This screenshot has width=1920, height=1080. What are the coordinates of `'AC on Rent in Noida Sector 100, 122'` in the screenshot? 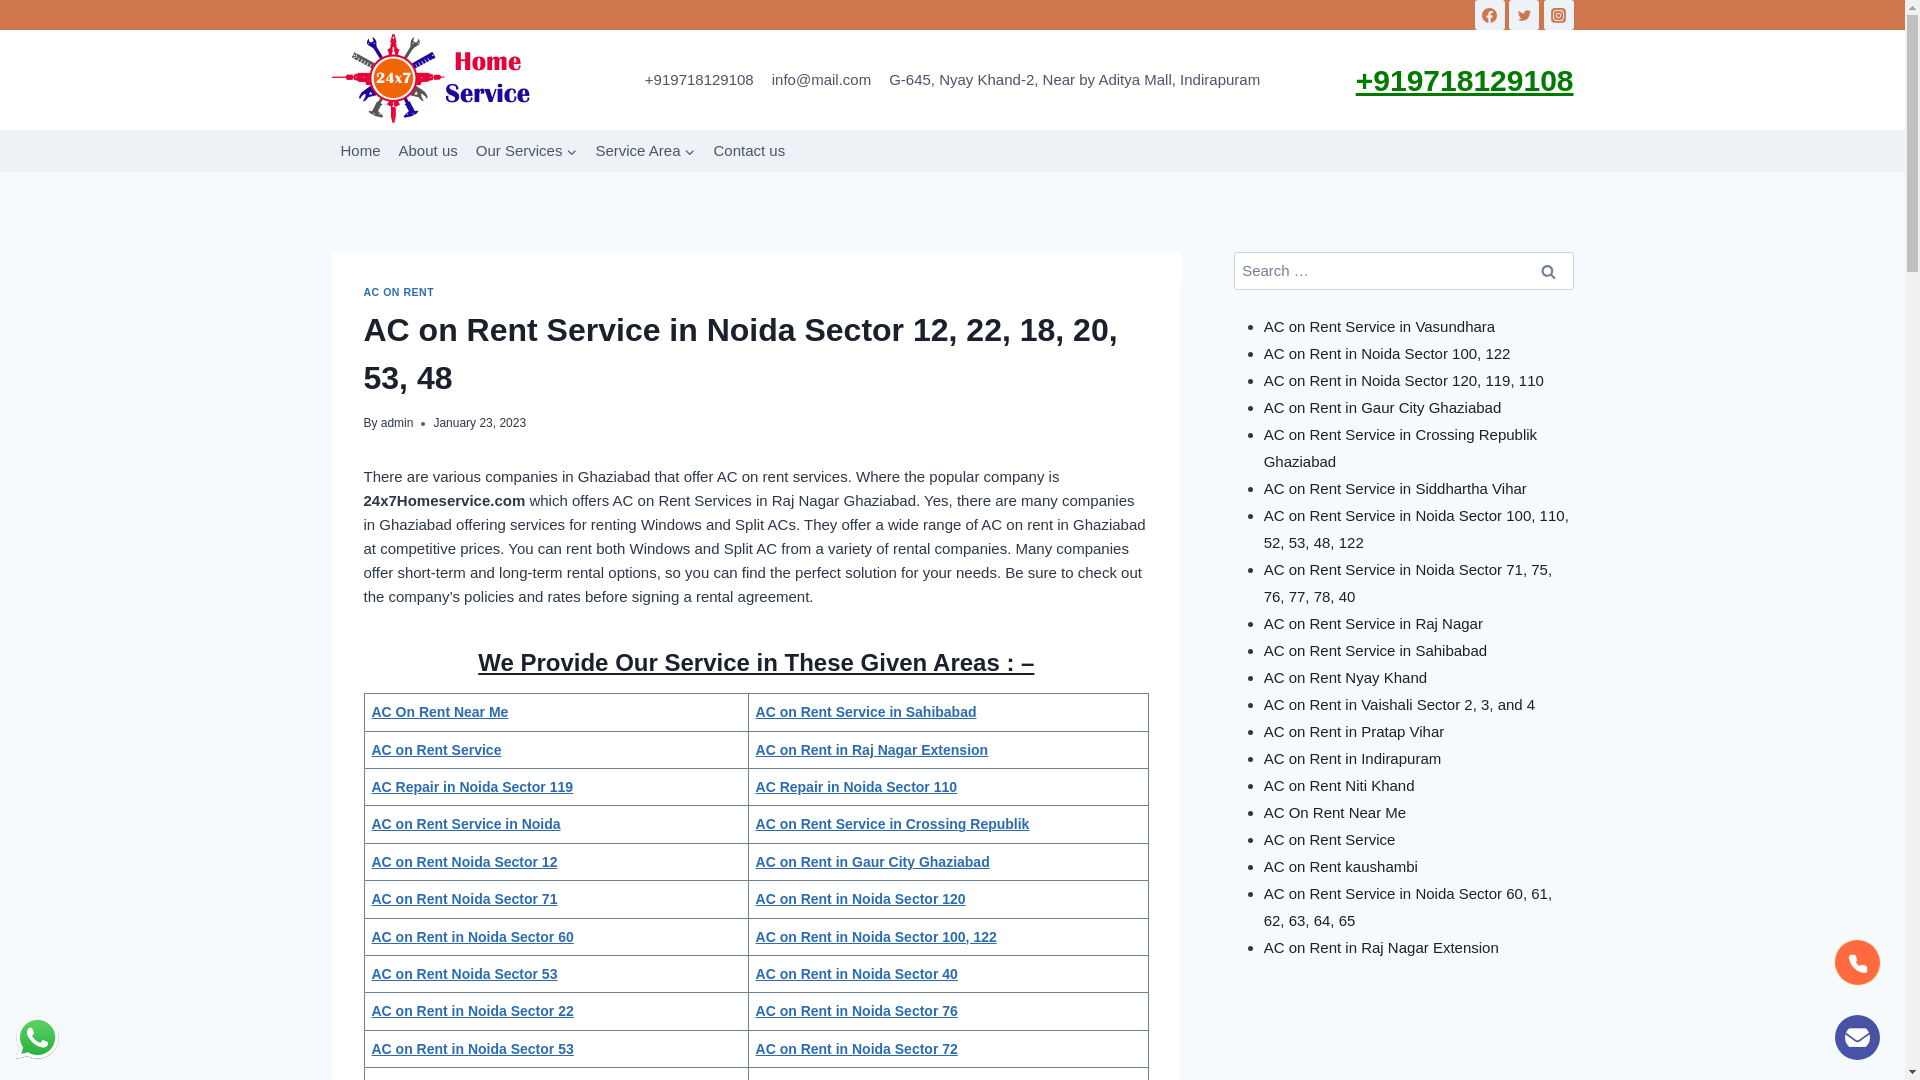 It's located at (1386, 351).